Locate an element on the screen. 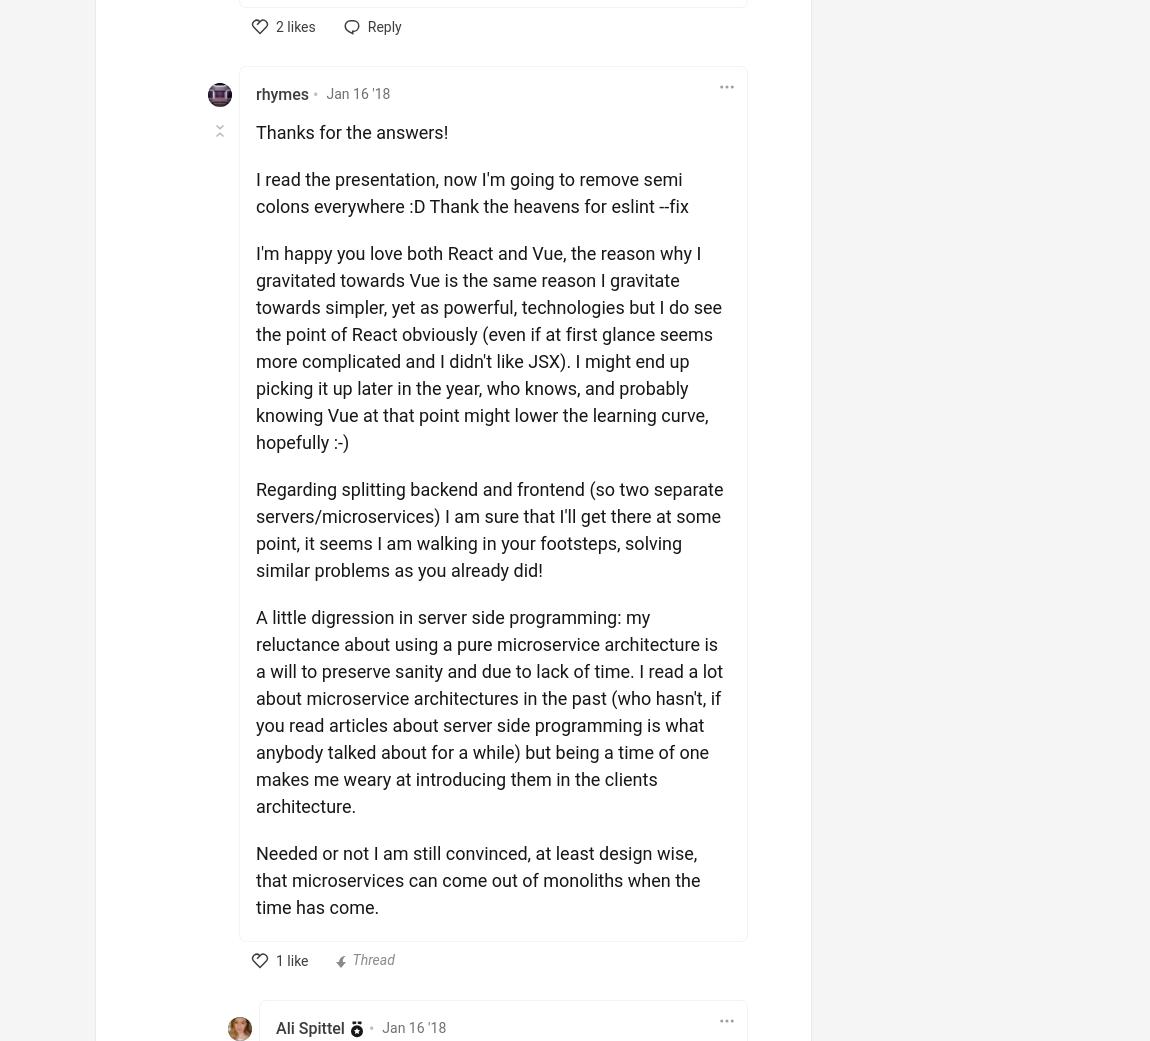 The image size is (1150, 1041). 'Thread' is located at coordinates (372, 960).